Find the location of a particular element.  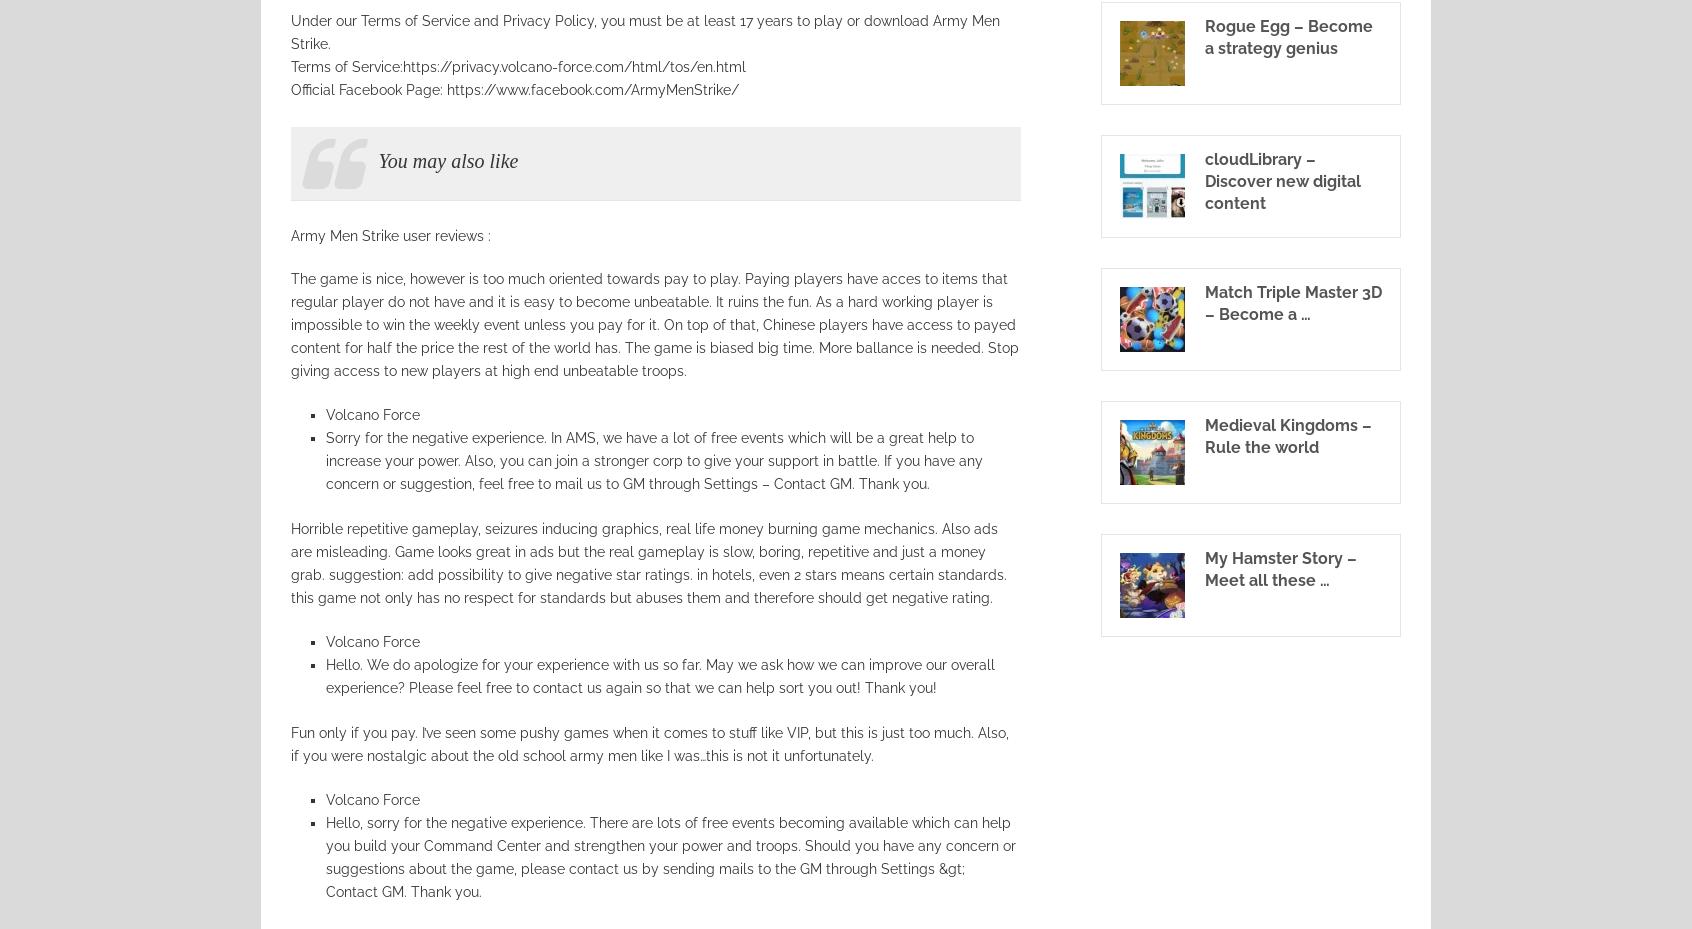

'cloudLibrary – Discover new digital content' is located at coordinates (1205, 181).